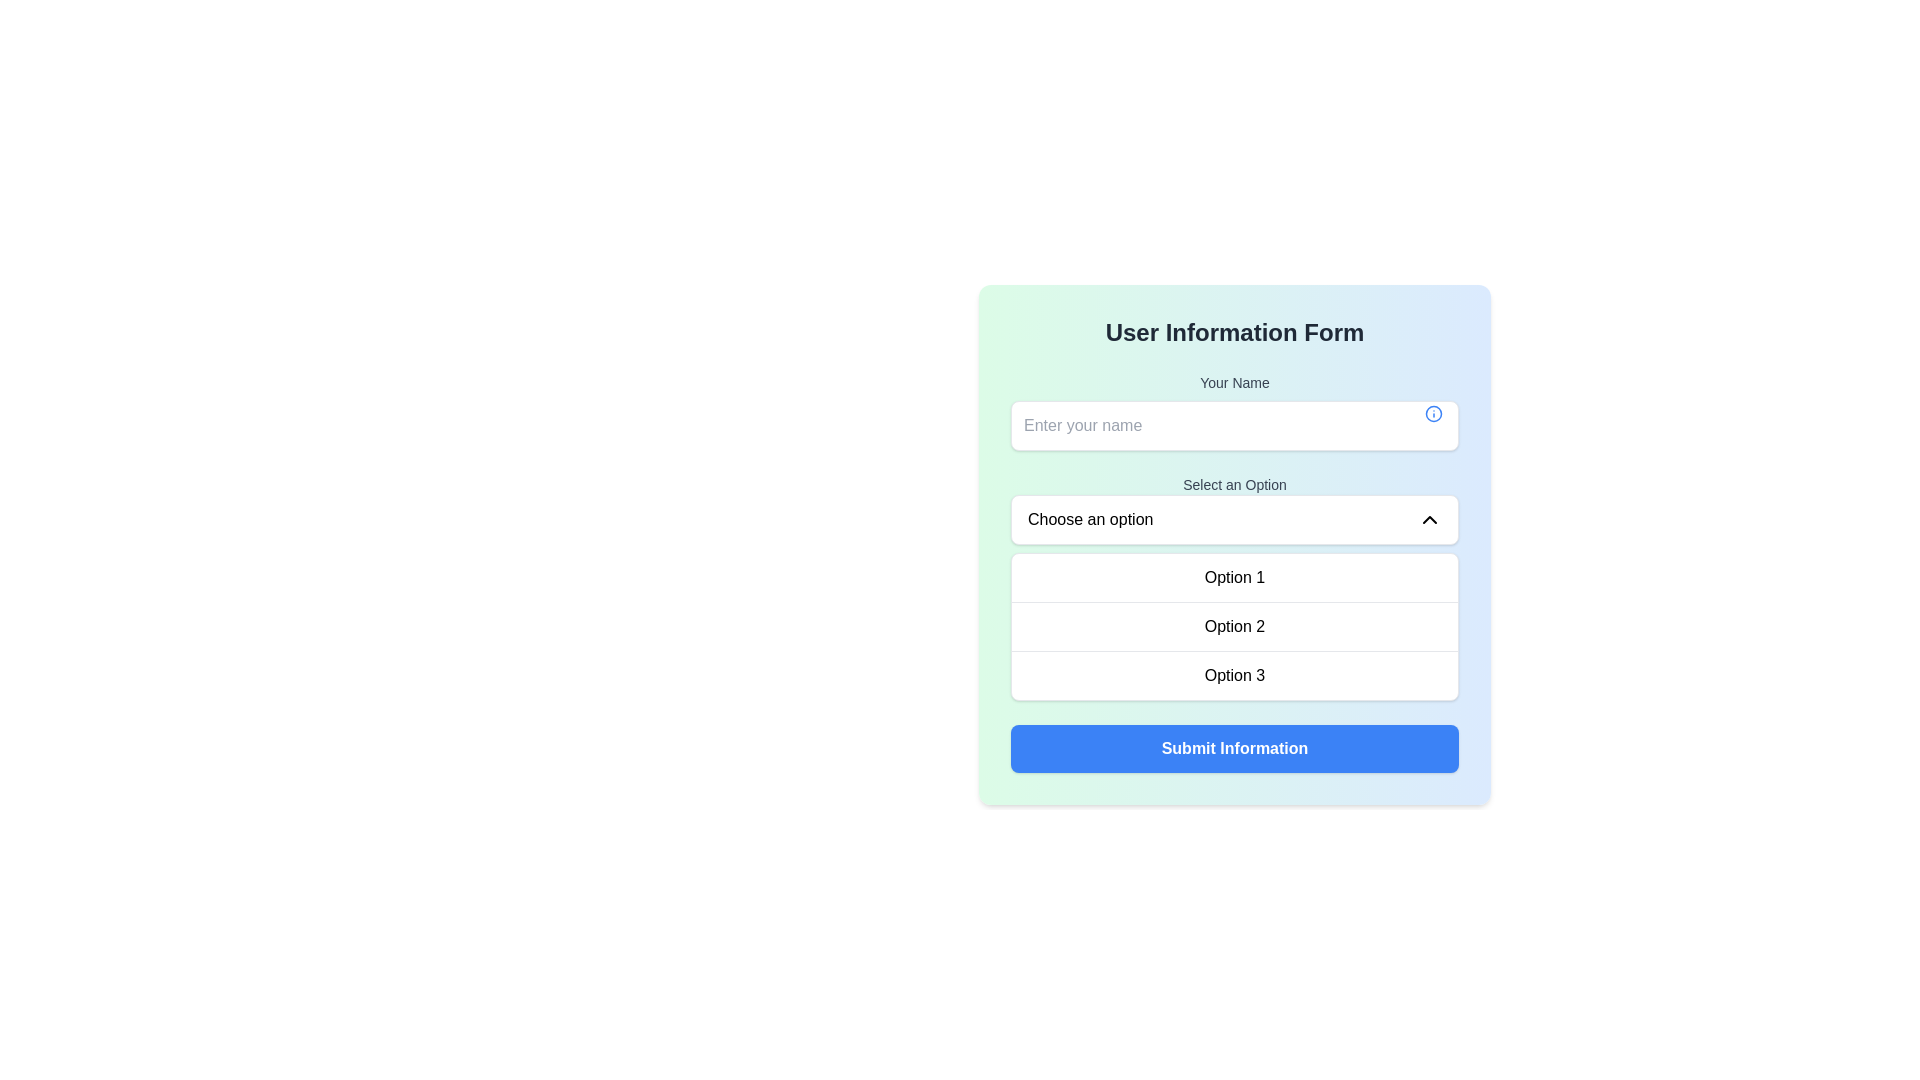 The image size is (1920, 1080). Describe the element at coordinates (1233, 382) in the screenshot. I see `the label above the text input field for entering the user's name in the 'User Information Form'` at that location.